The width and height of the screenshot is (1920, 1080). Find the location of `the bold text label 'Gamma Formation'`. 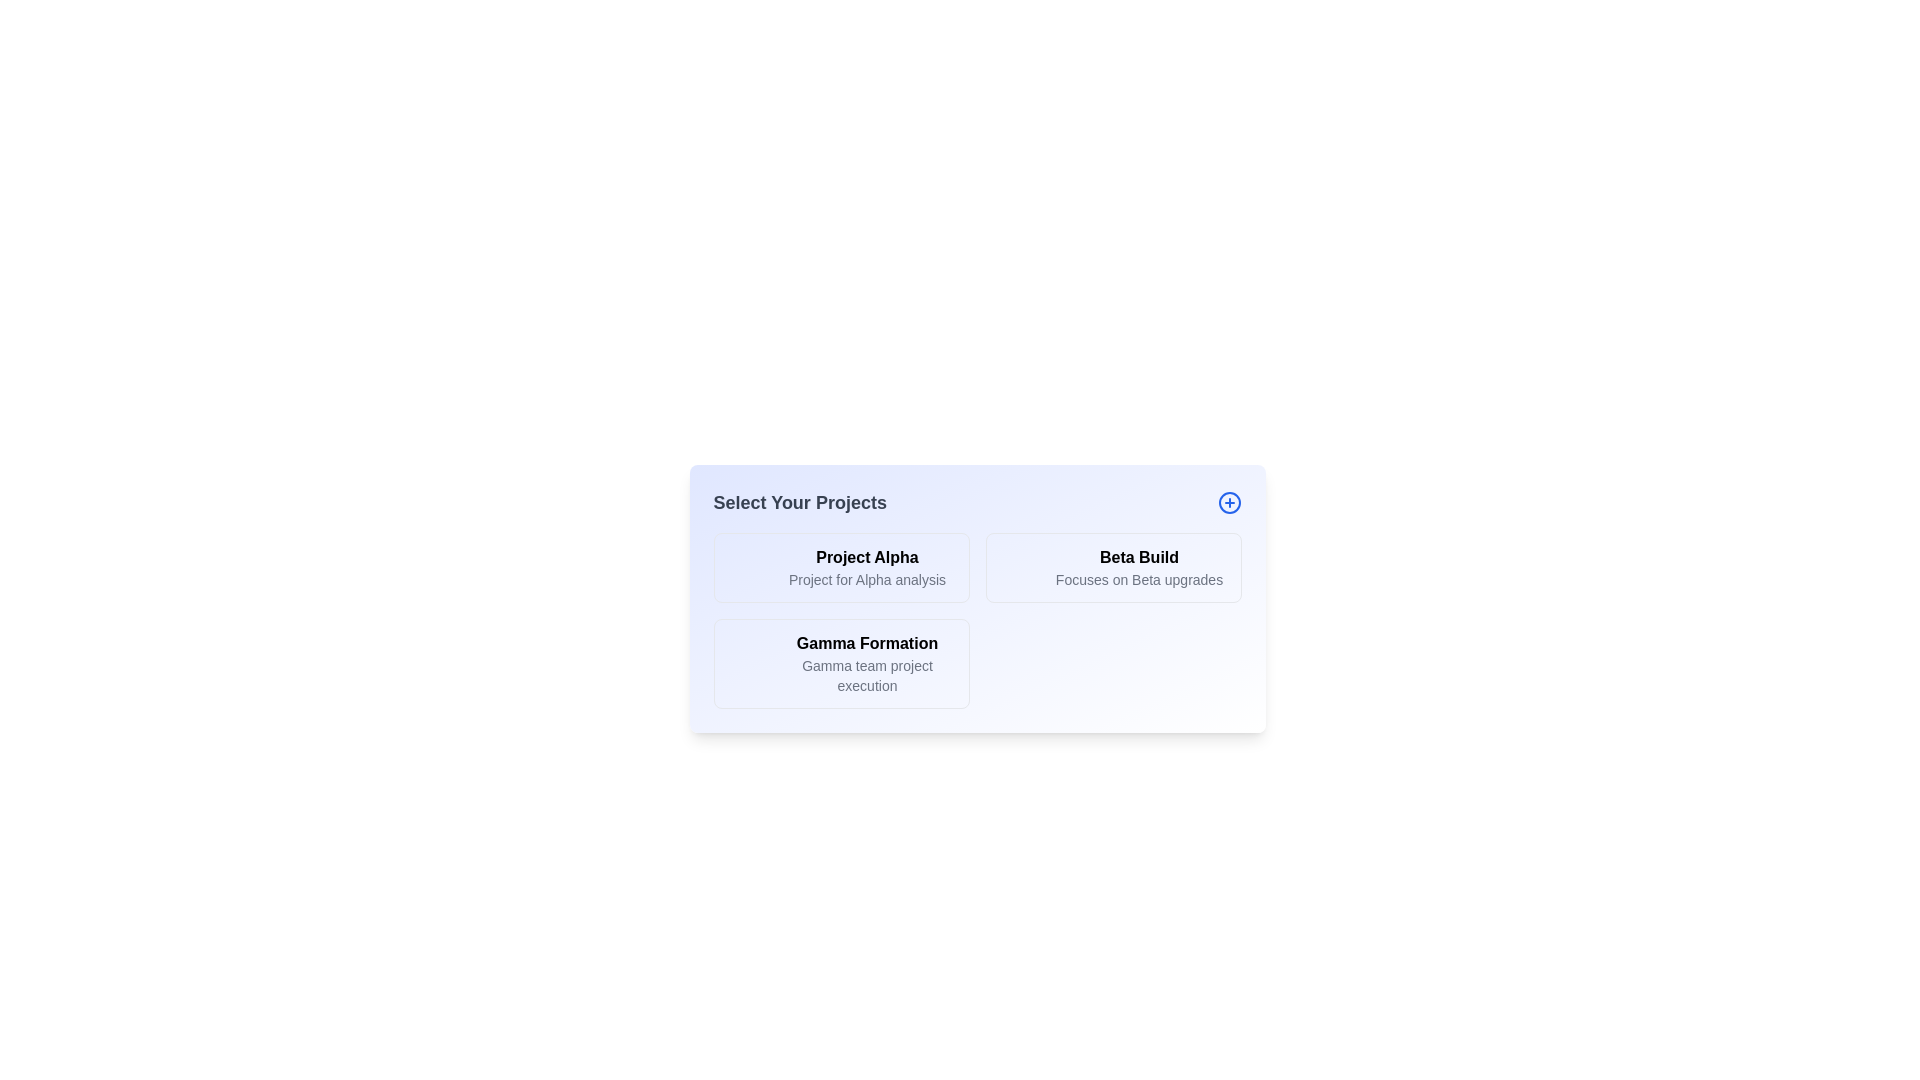

the bold text label 'Gamma Formation' is located at coordinates (867, 644).